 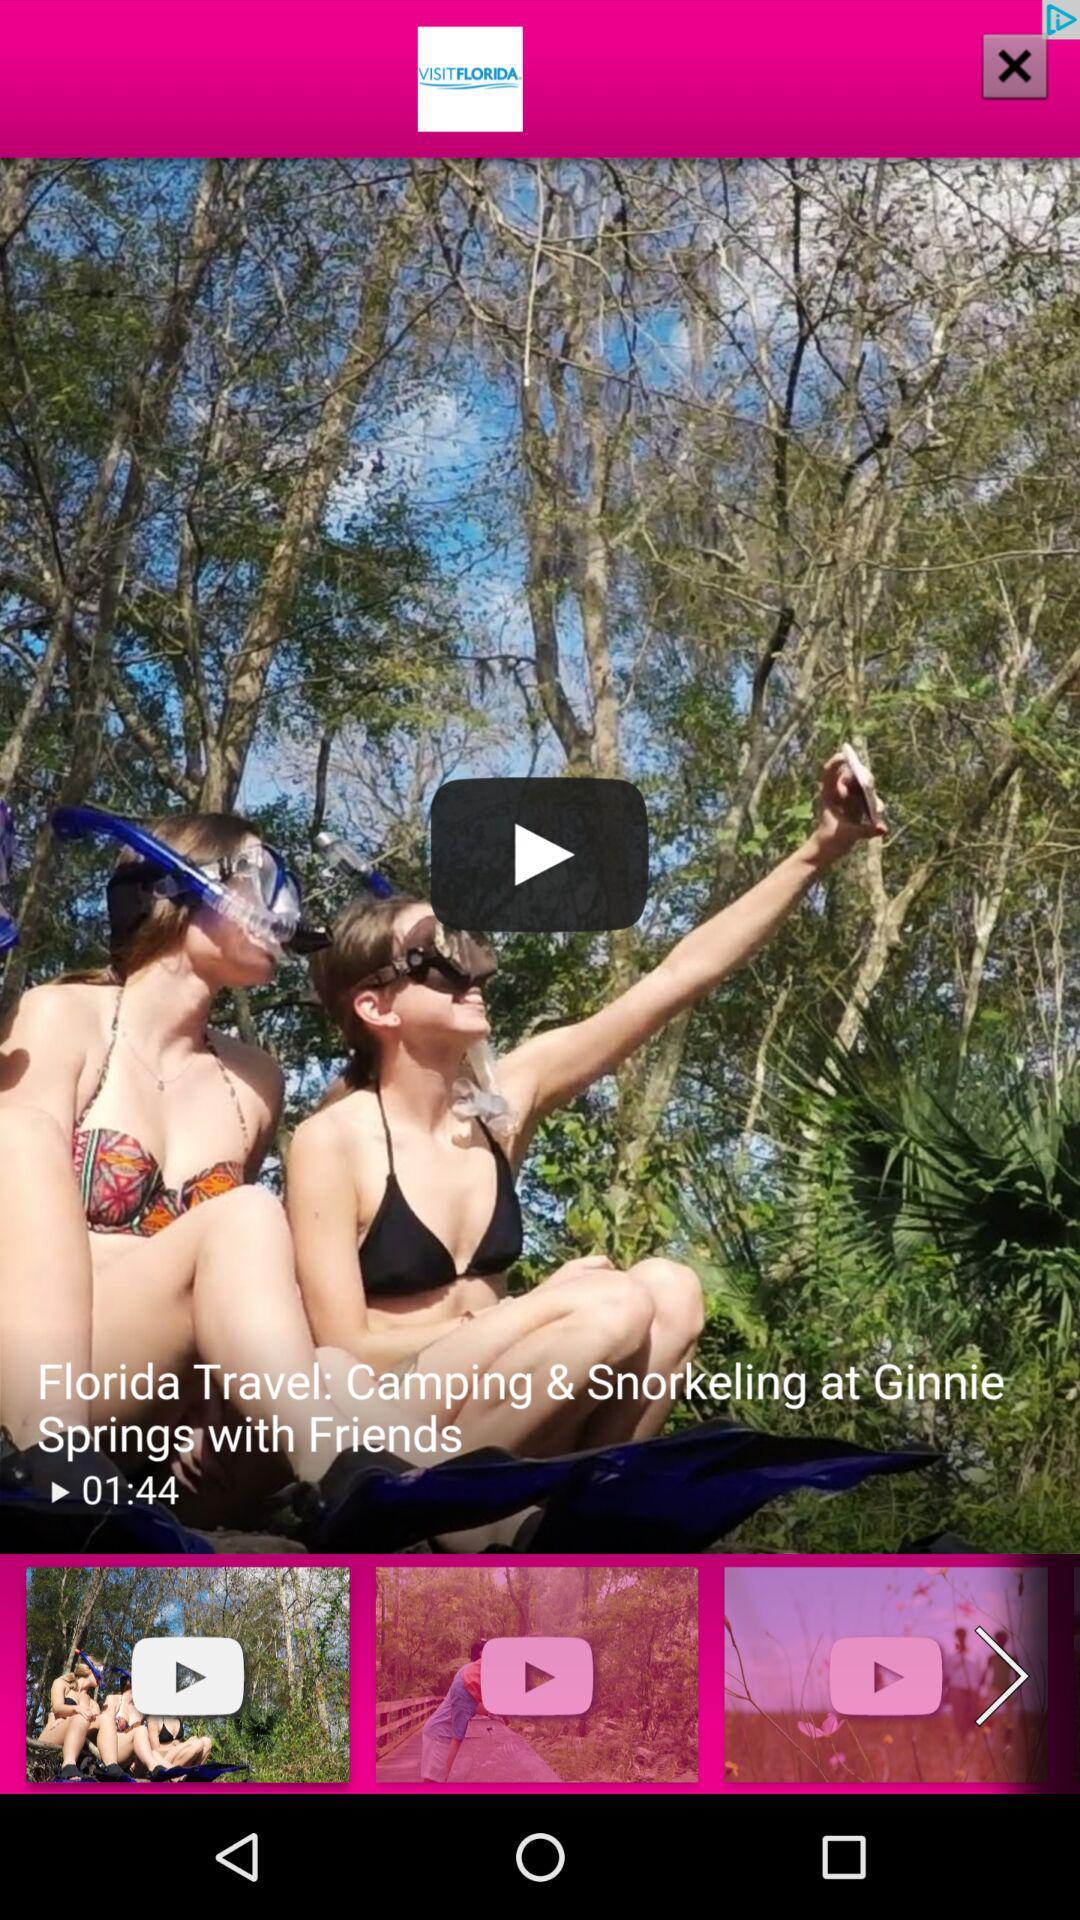 What do you see at coordinates (1014, 70) in the screenshot?
I see `the close icon` at bounding box center [1014, 70].